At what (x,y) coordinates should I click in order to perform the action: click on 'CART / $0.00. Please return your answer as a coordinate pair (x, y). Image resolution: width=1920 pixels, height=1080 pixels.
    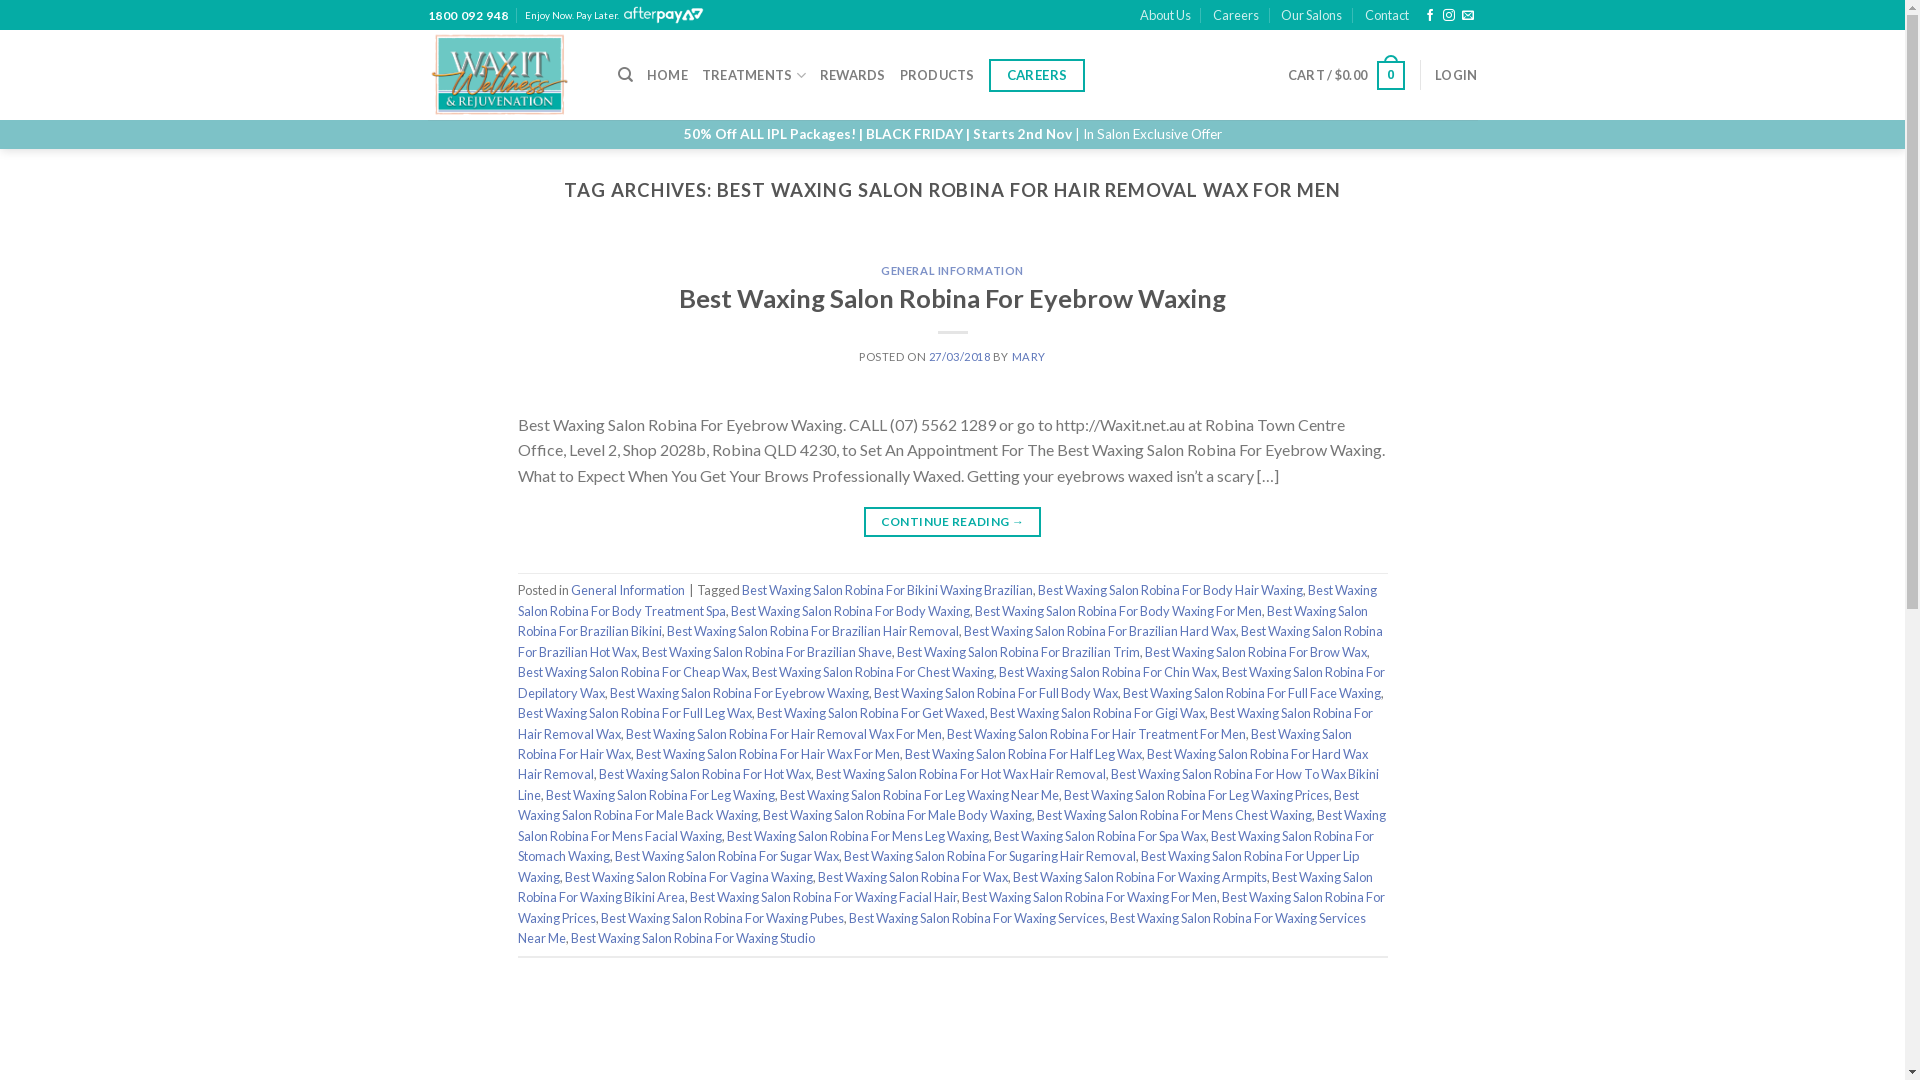
    Looking at the image, I should click on (1287, 75).